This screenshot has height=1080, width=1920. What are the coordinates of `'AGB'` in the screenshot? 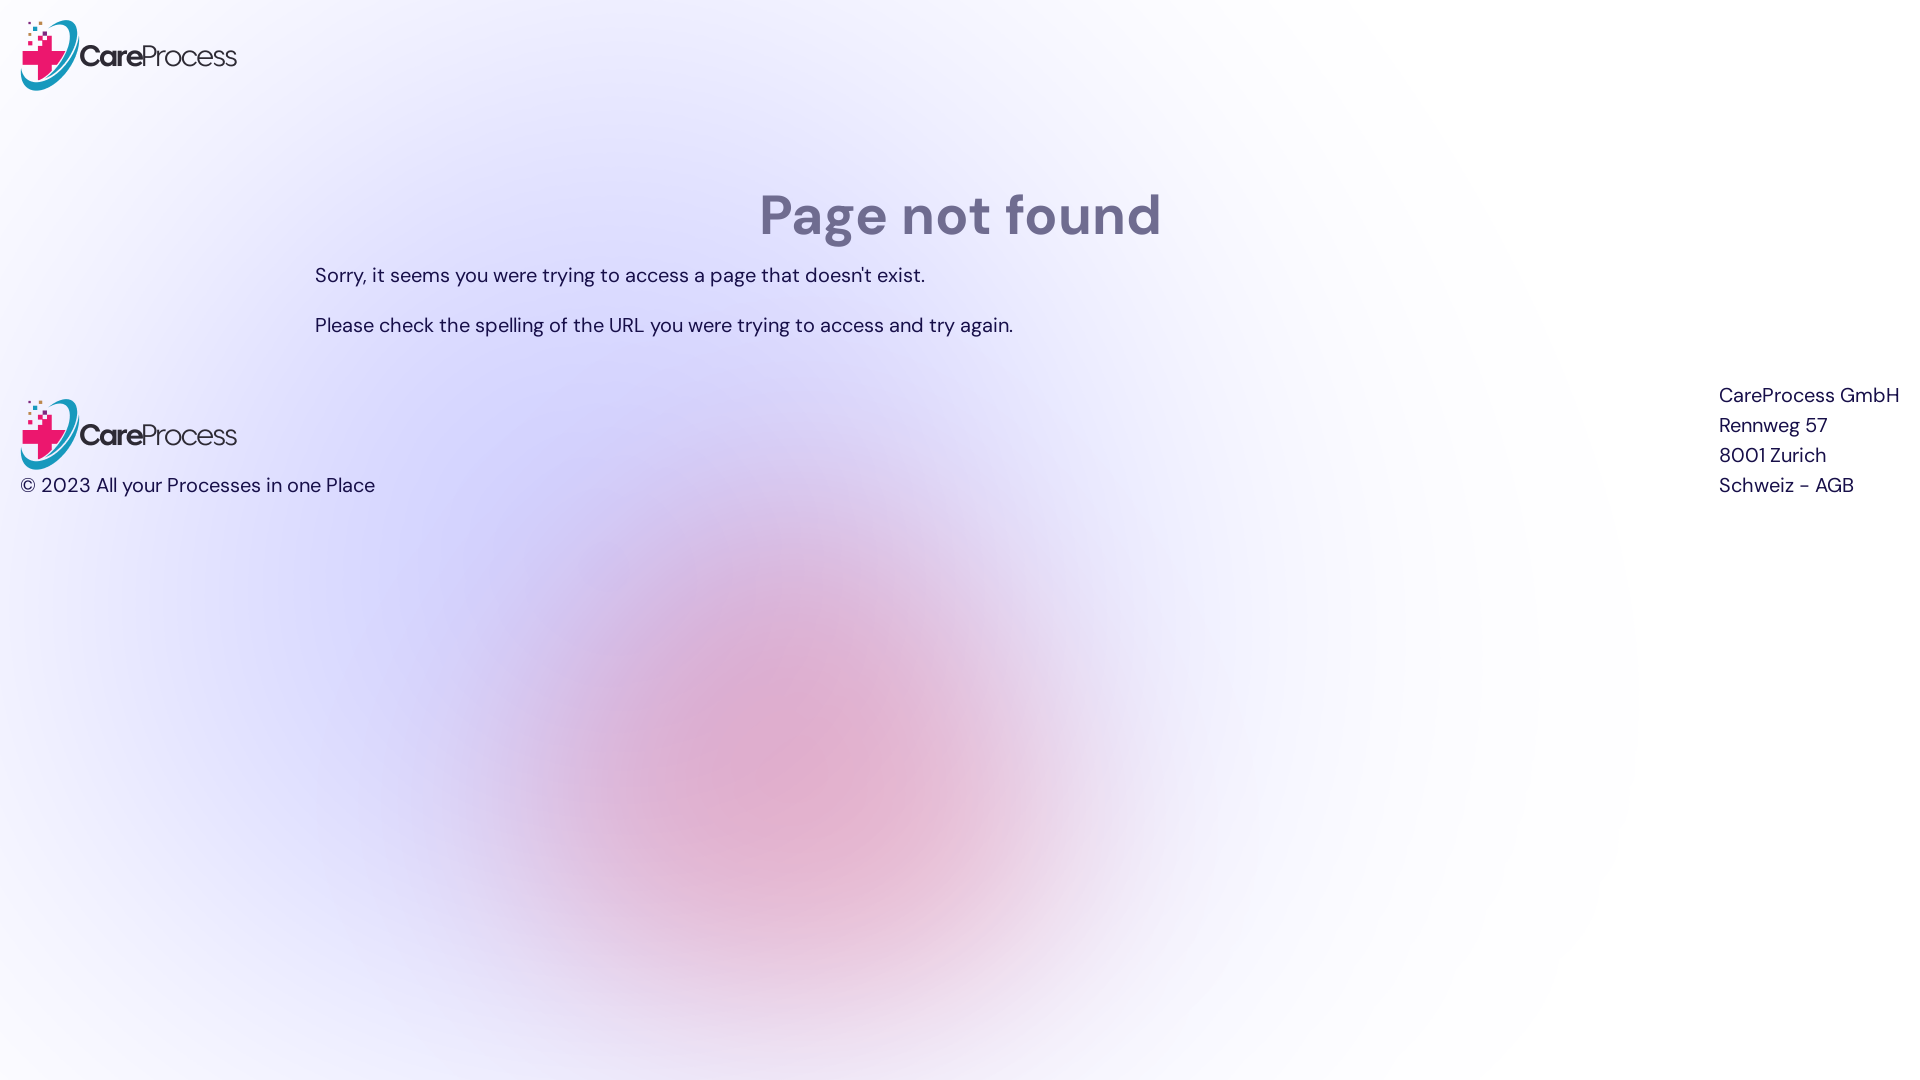 It's located at (1834, 485).